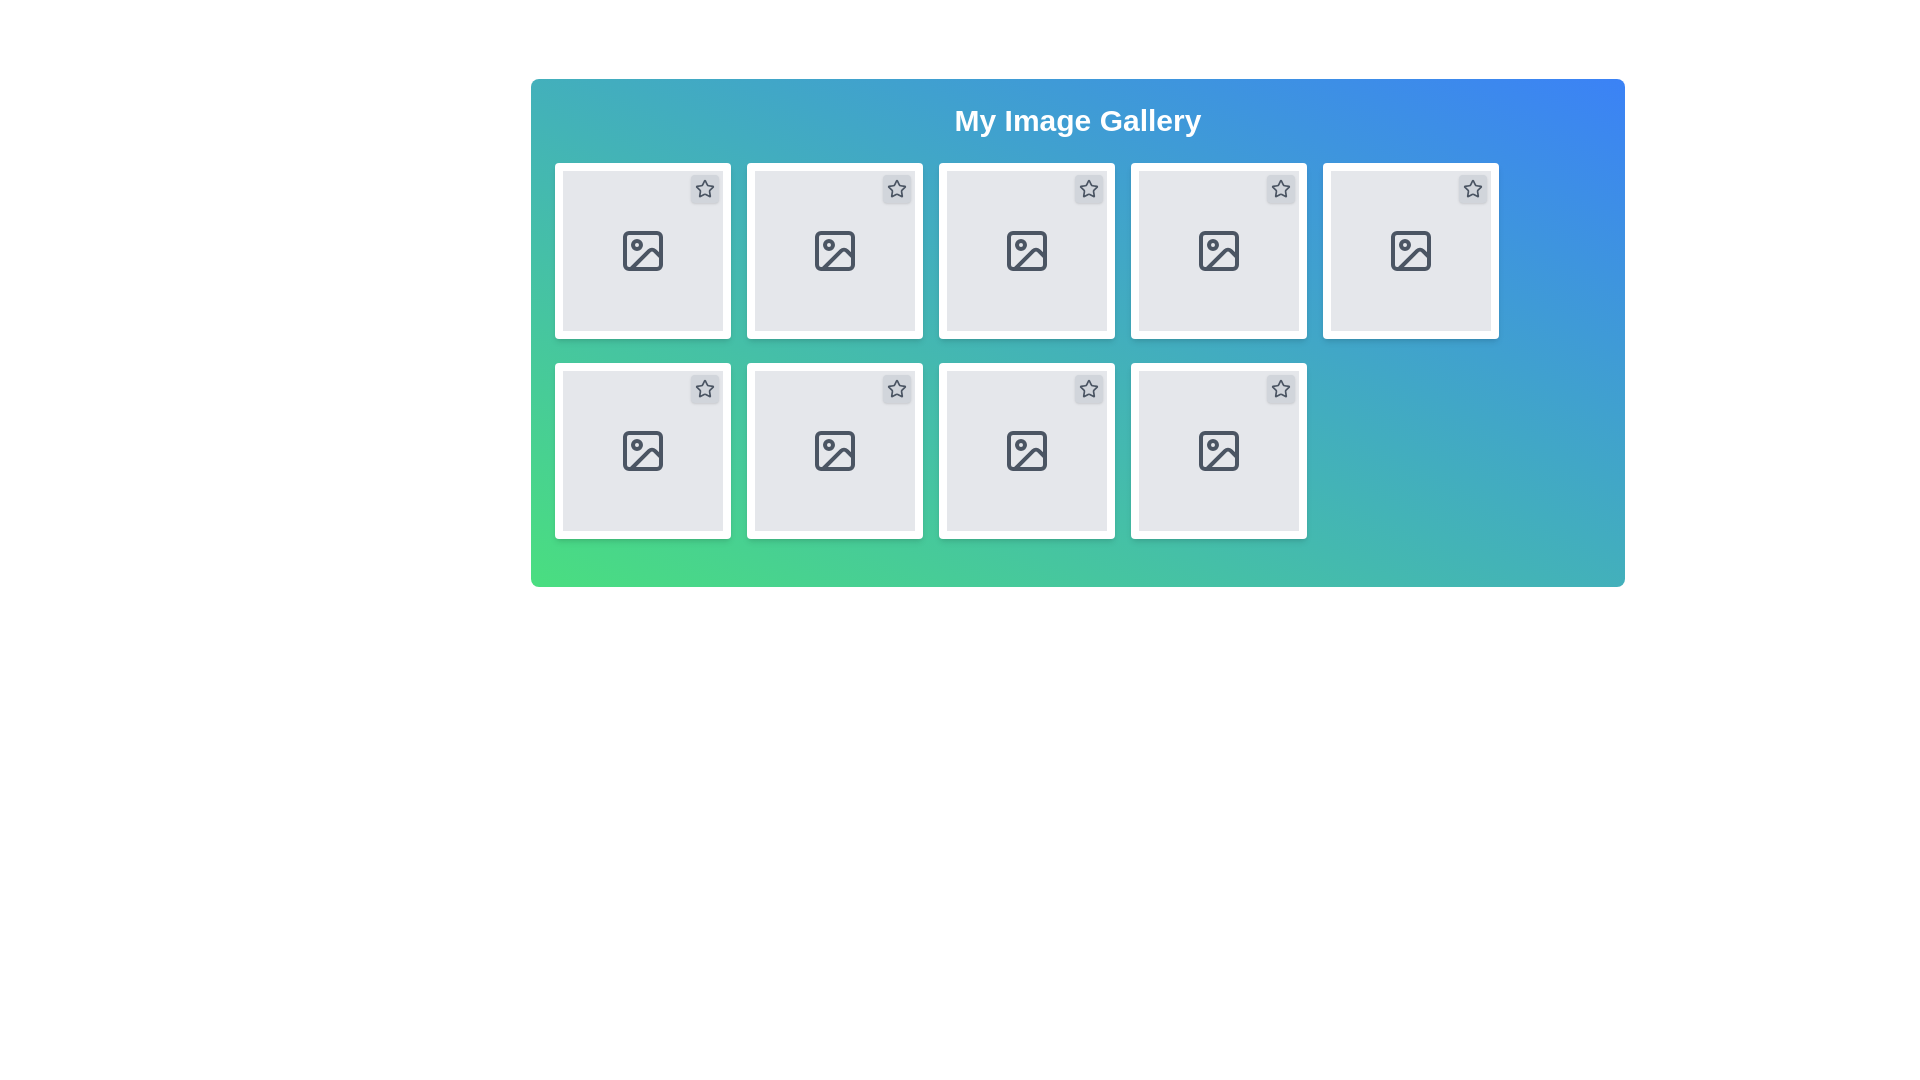  Describe the element at coordinates (643, 249) in the screenshot. I see `the decorative rectangle located inside the top-left image icon within the grid layout` at that location.